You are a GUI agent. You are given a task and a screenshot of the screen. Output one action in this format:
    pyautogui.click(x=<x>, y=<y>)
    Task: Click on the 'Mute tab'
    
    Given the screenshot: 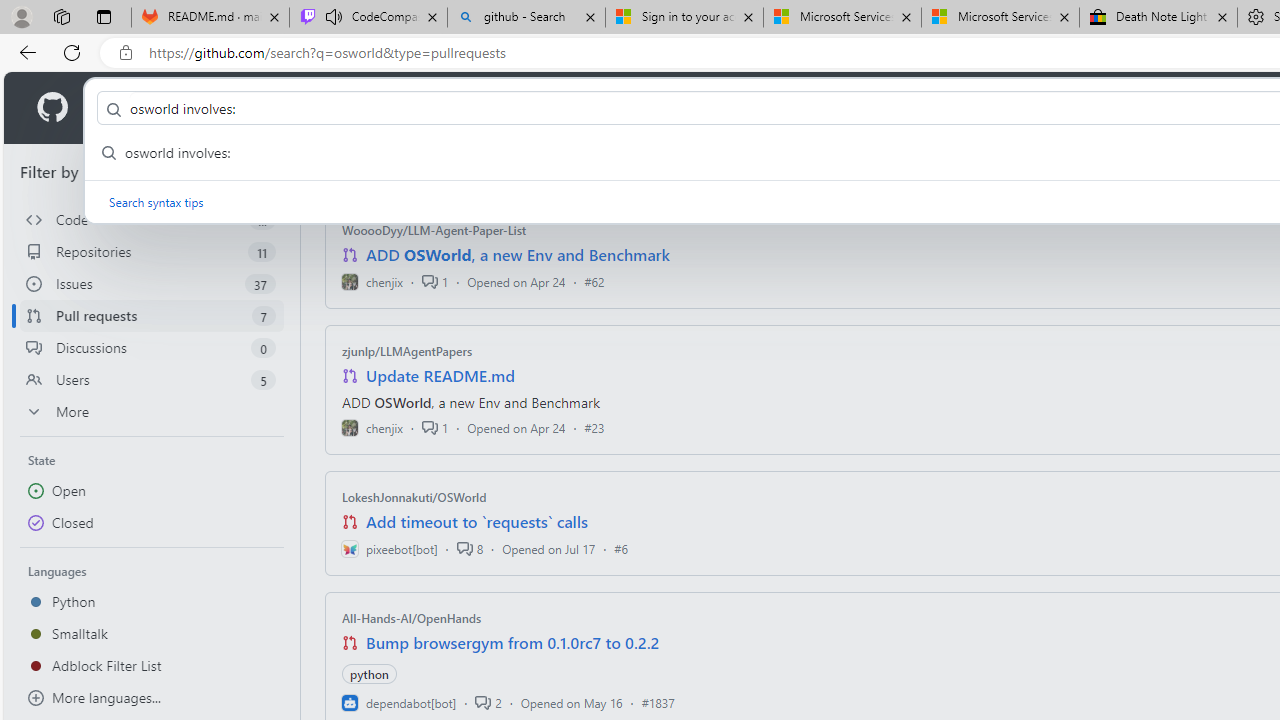 What is the action you would take?
    pyautogui.click(x=334, y=16)
    